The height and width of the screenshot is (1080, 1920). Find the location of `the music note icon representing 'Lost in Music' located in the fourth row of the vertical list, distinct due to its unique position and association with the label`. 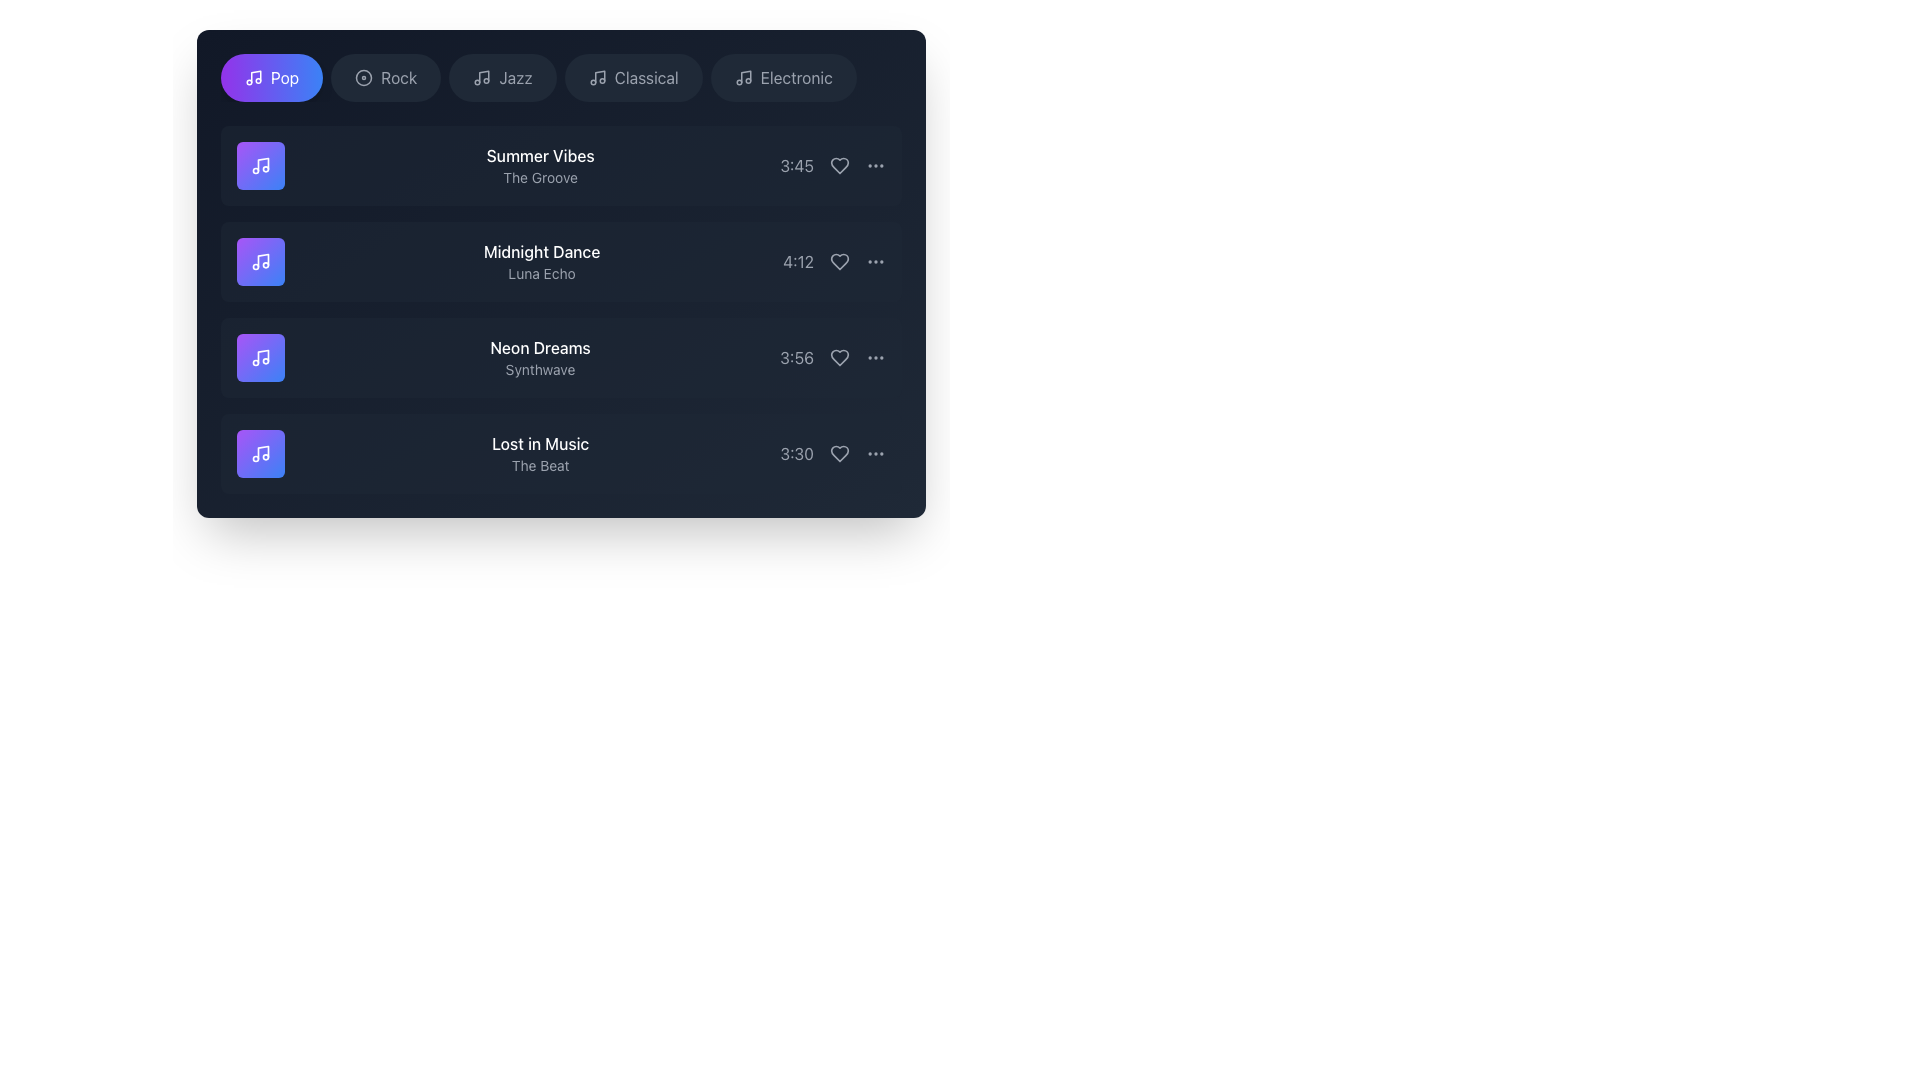

the music note icon representing 'Lost in Music' located in the fourth row of the vertical list, distinct due to its unique position and association with the label is located at coordinates (262, 452).